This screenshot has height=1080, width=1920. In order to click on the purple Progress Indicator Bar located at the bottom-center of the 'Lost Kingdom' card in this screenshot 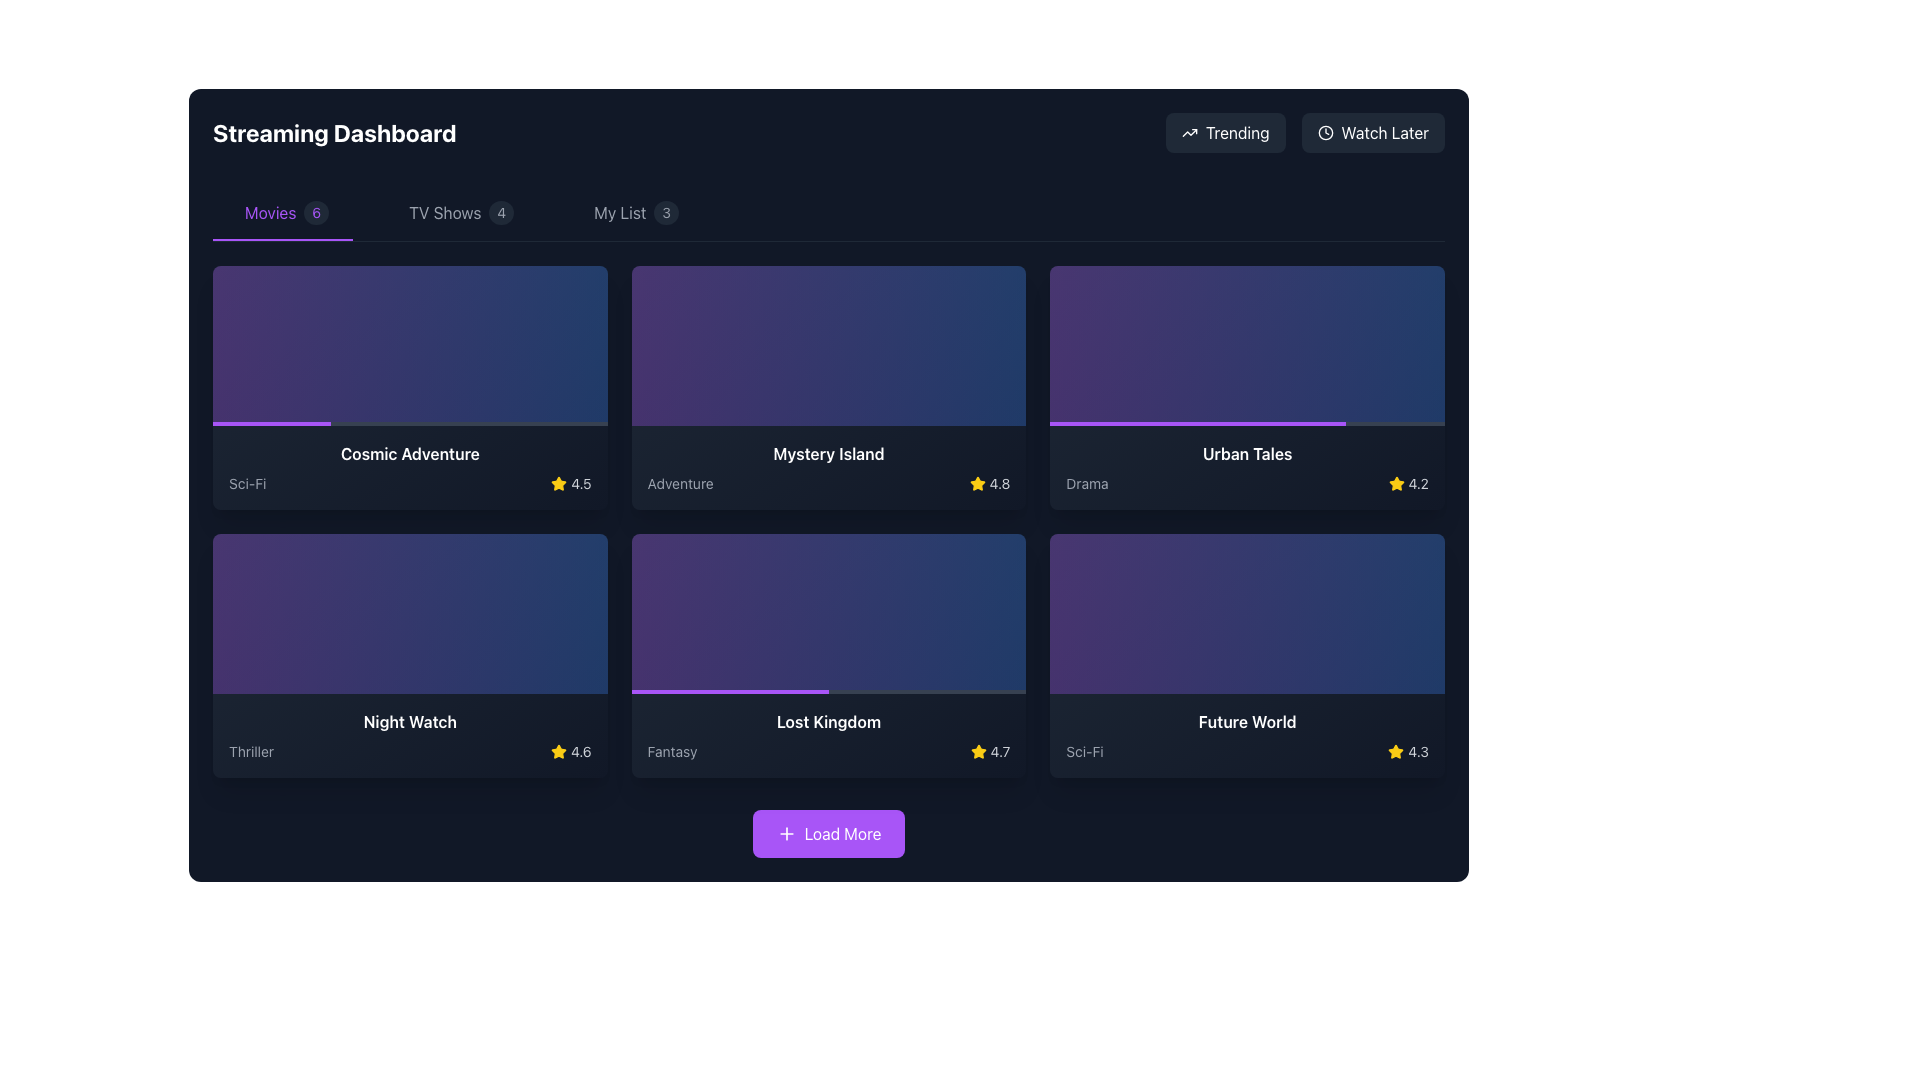, I will do `click(729, 690)`.